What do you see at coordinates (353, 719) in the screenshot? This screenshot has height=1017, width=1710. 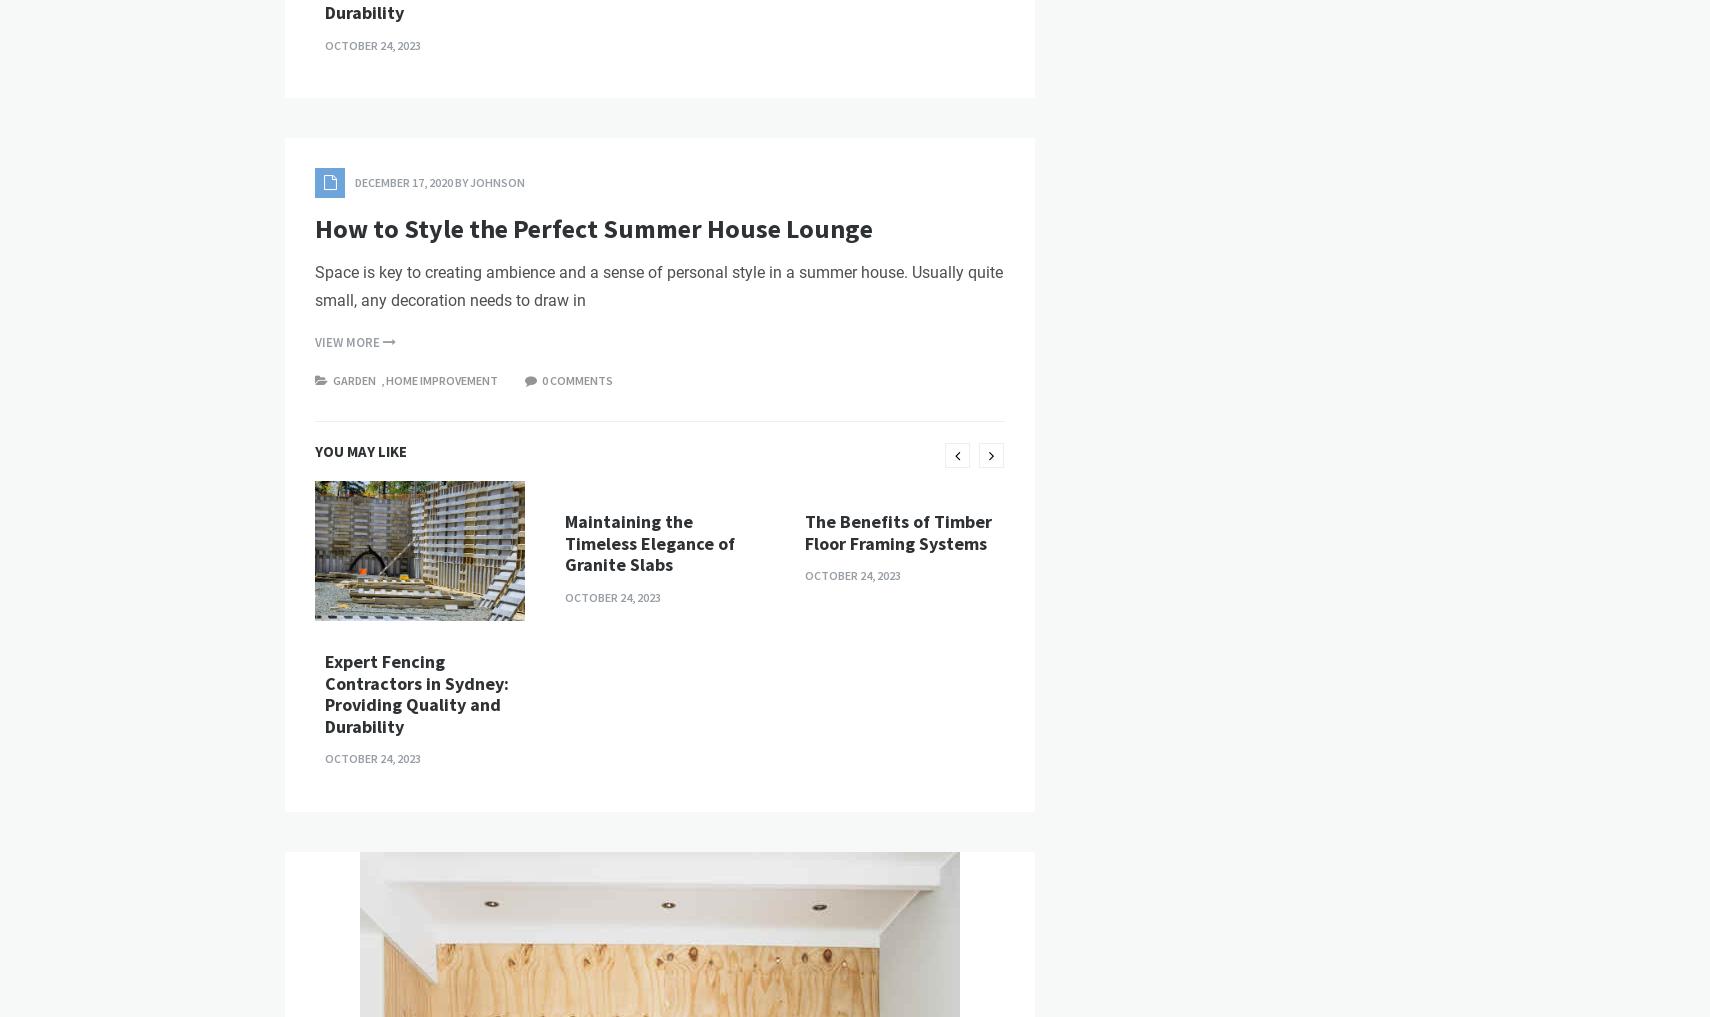 I see `'Garden'` at bounding box center [353, 719].